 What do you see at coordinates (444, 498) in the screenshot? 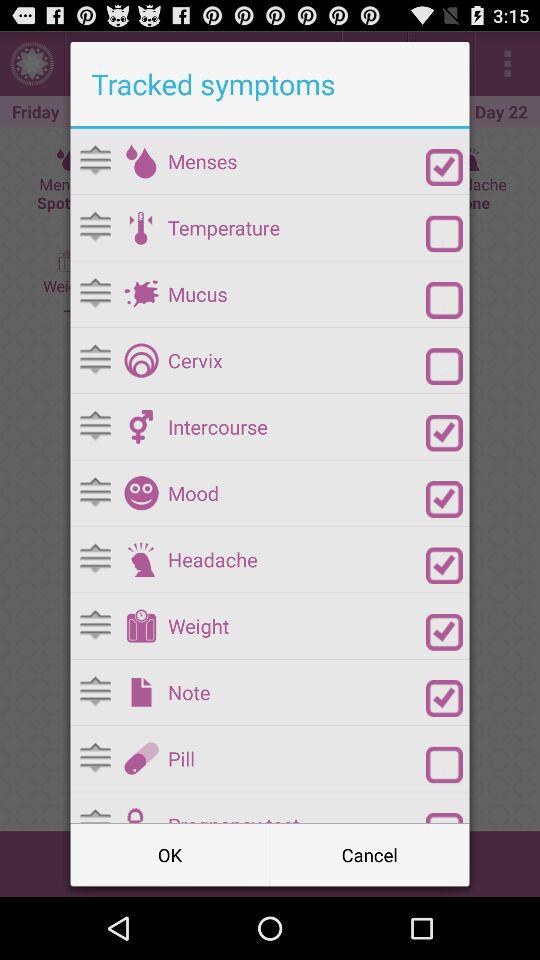
I see `mood` at bounding box center [444, 498].